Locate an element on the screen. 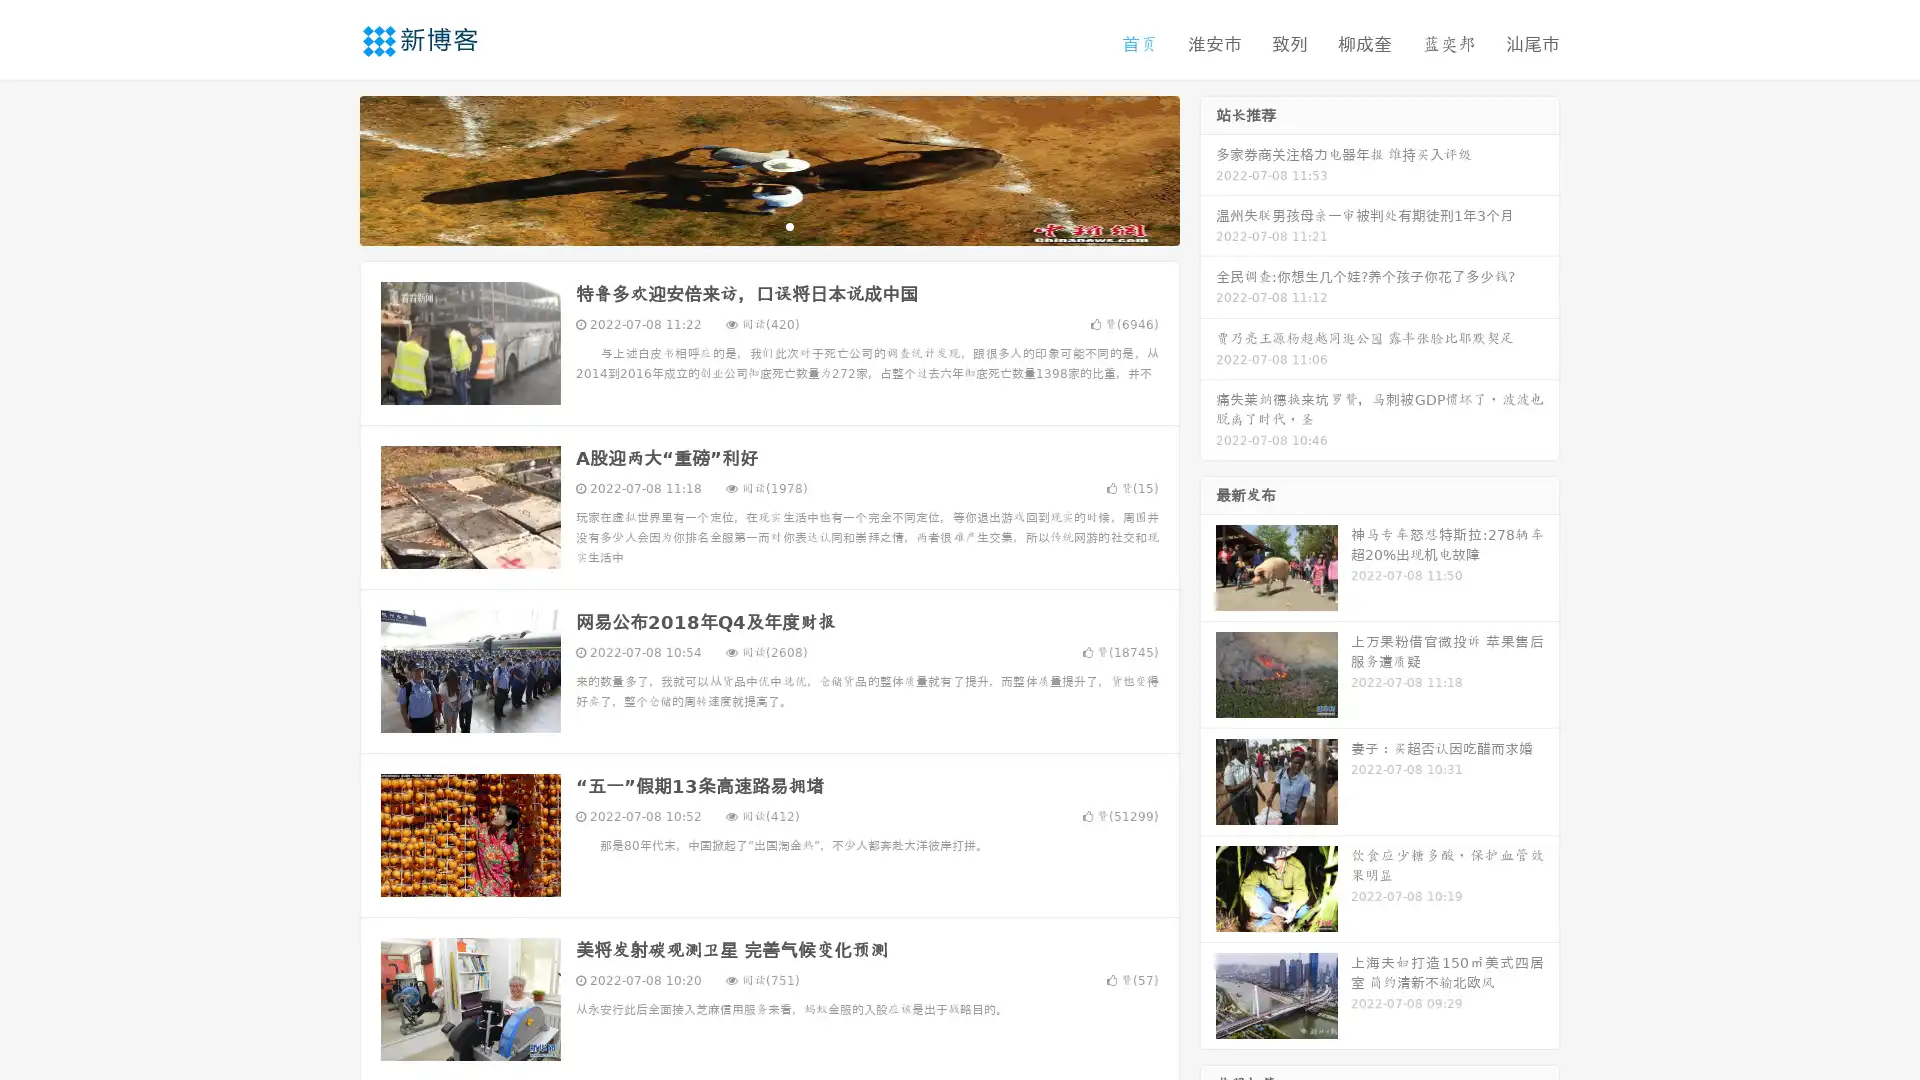  Next slide is located at coordinates (1208, 168).